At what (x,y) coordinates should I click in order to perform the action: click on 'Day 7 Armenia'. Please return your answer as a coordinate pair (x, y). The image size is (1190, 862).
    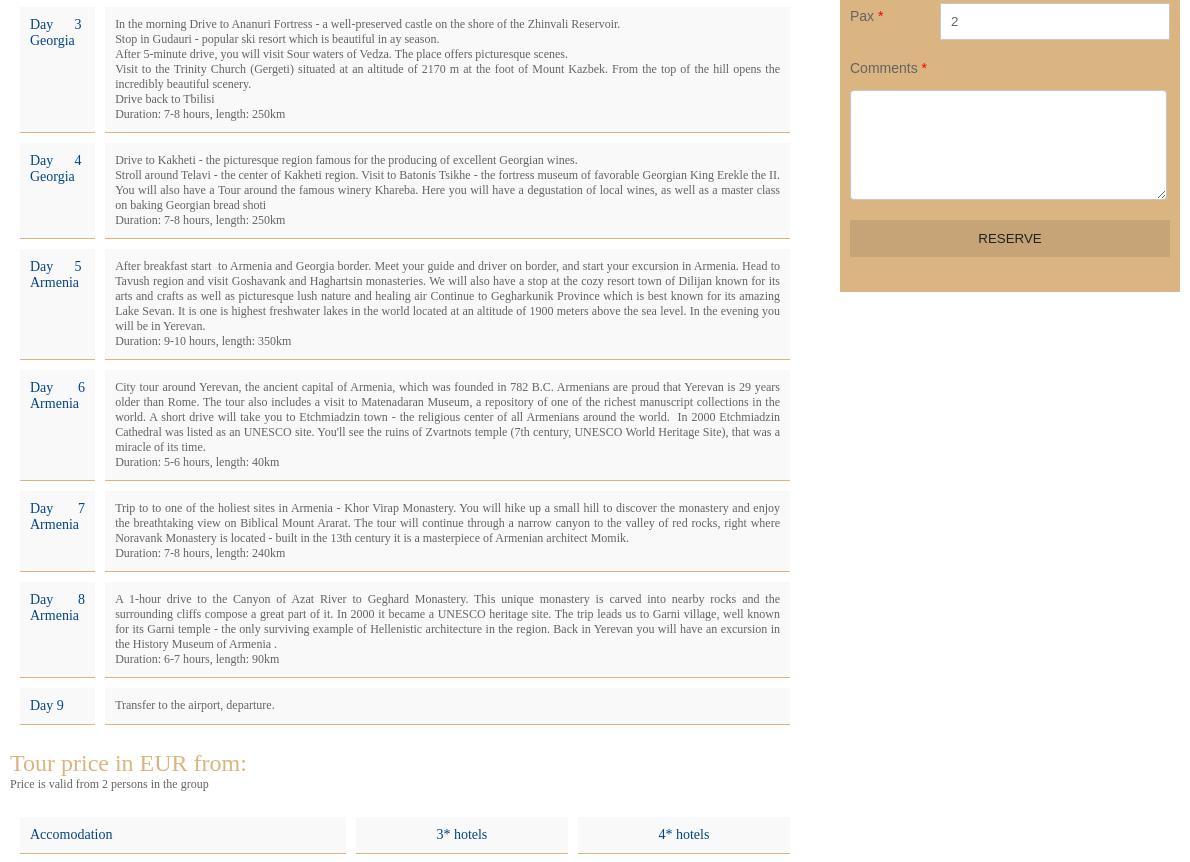
    Looking at the image, I should click on (57, 515).